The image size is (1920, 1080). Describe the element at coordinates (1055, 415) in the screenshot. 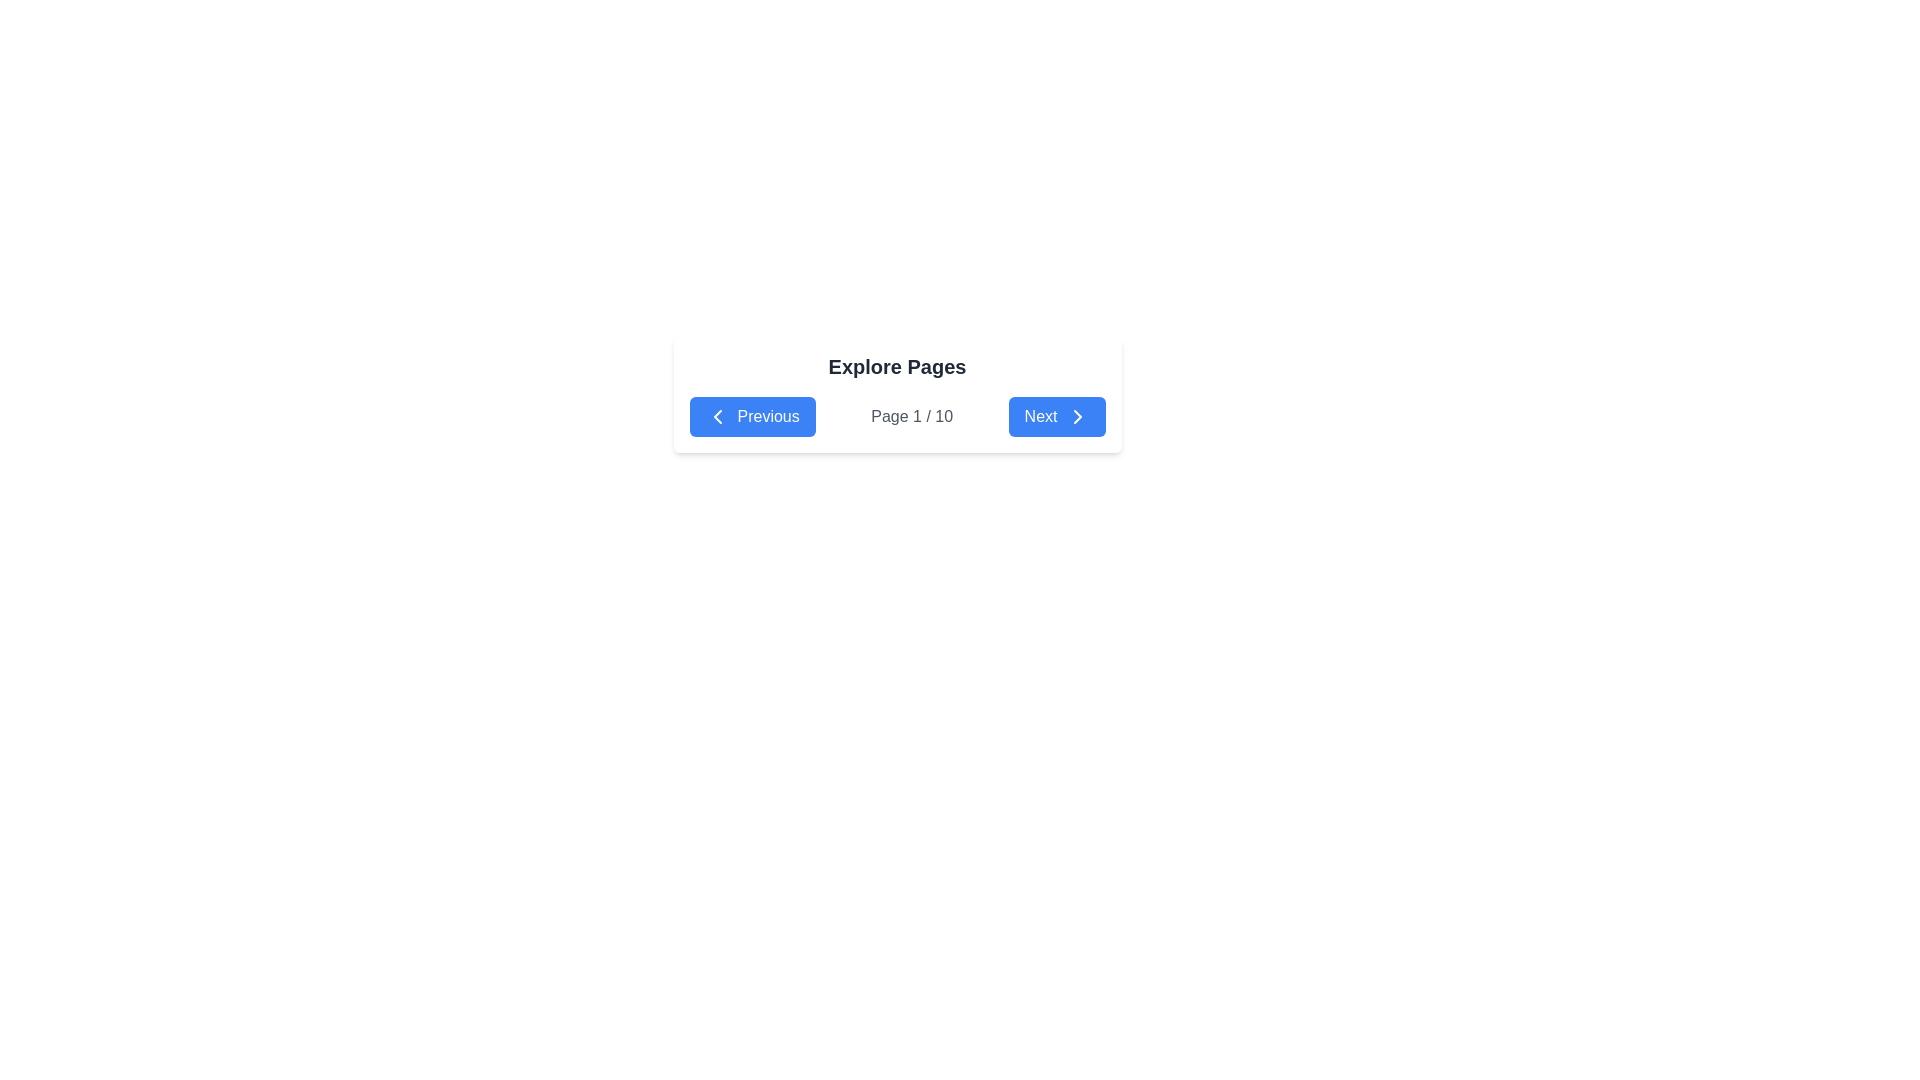

I see `the navigation button located at the rightmost position in the horizontal navigation bar` at that location.